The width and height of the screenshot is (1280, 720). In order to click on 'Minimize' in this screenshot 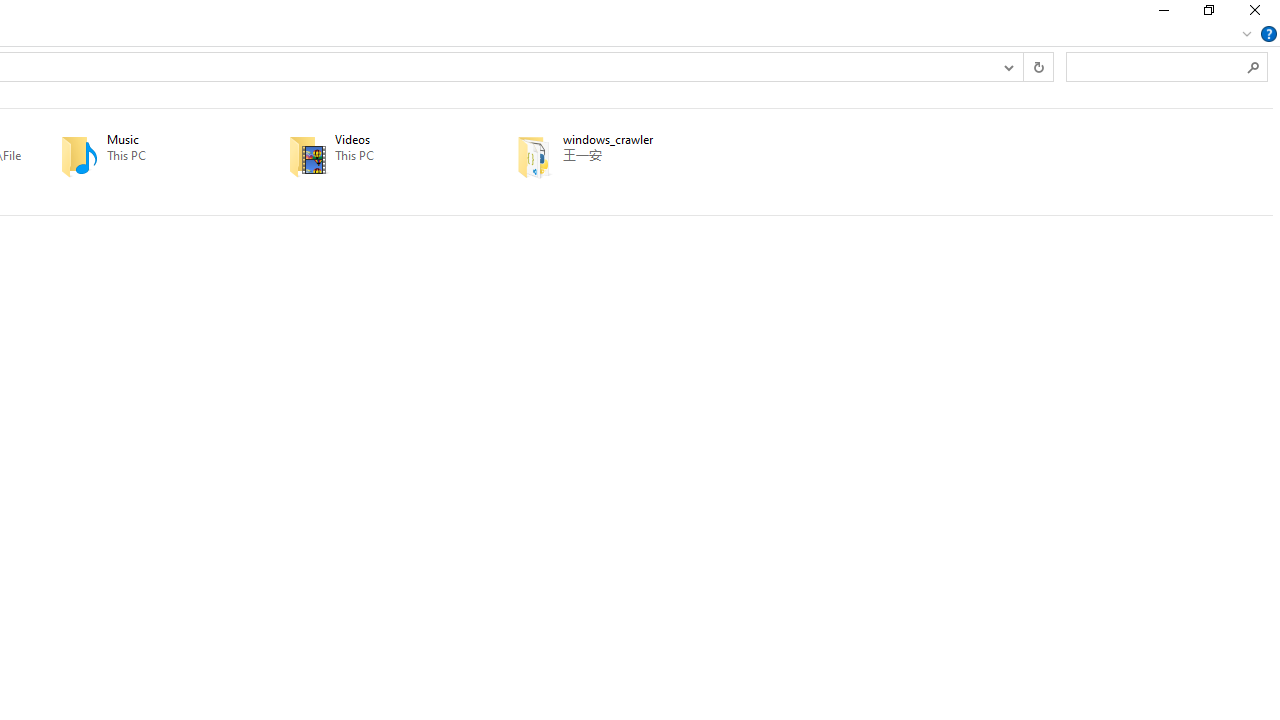, I will do `click(1162, 15)`.